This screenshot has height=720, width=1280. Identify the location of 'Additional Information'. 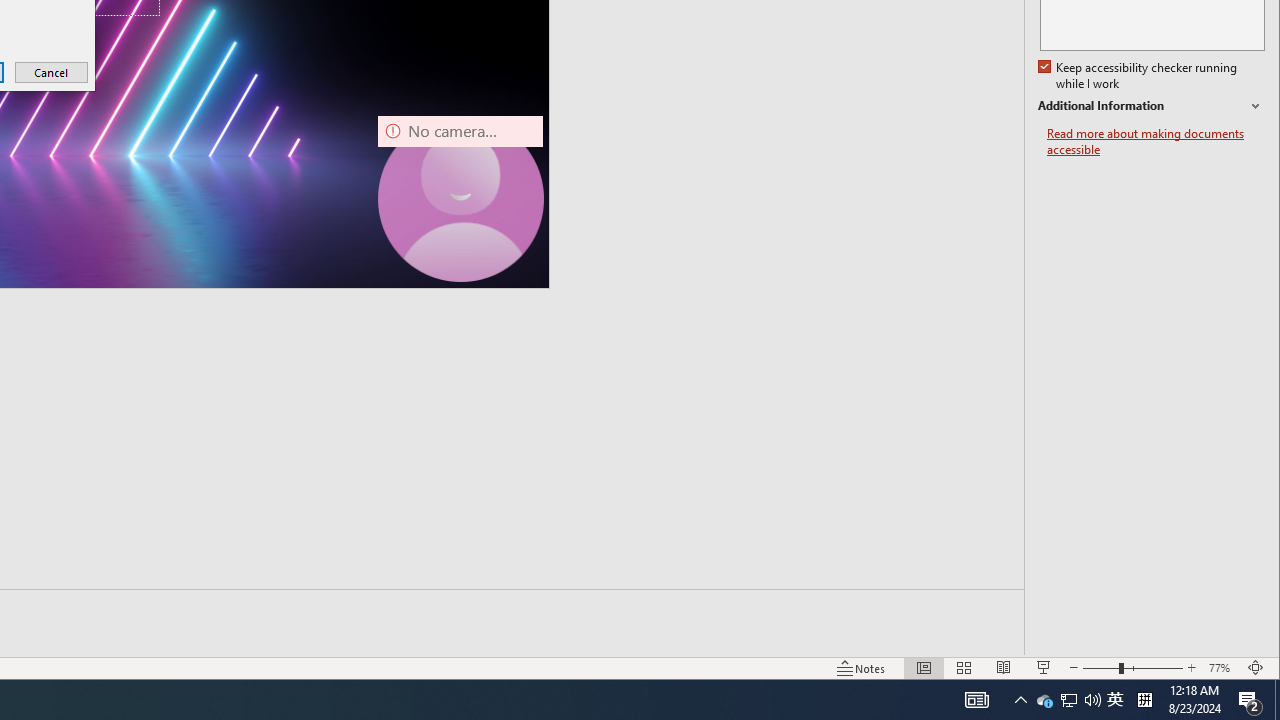
(1151, 106).